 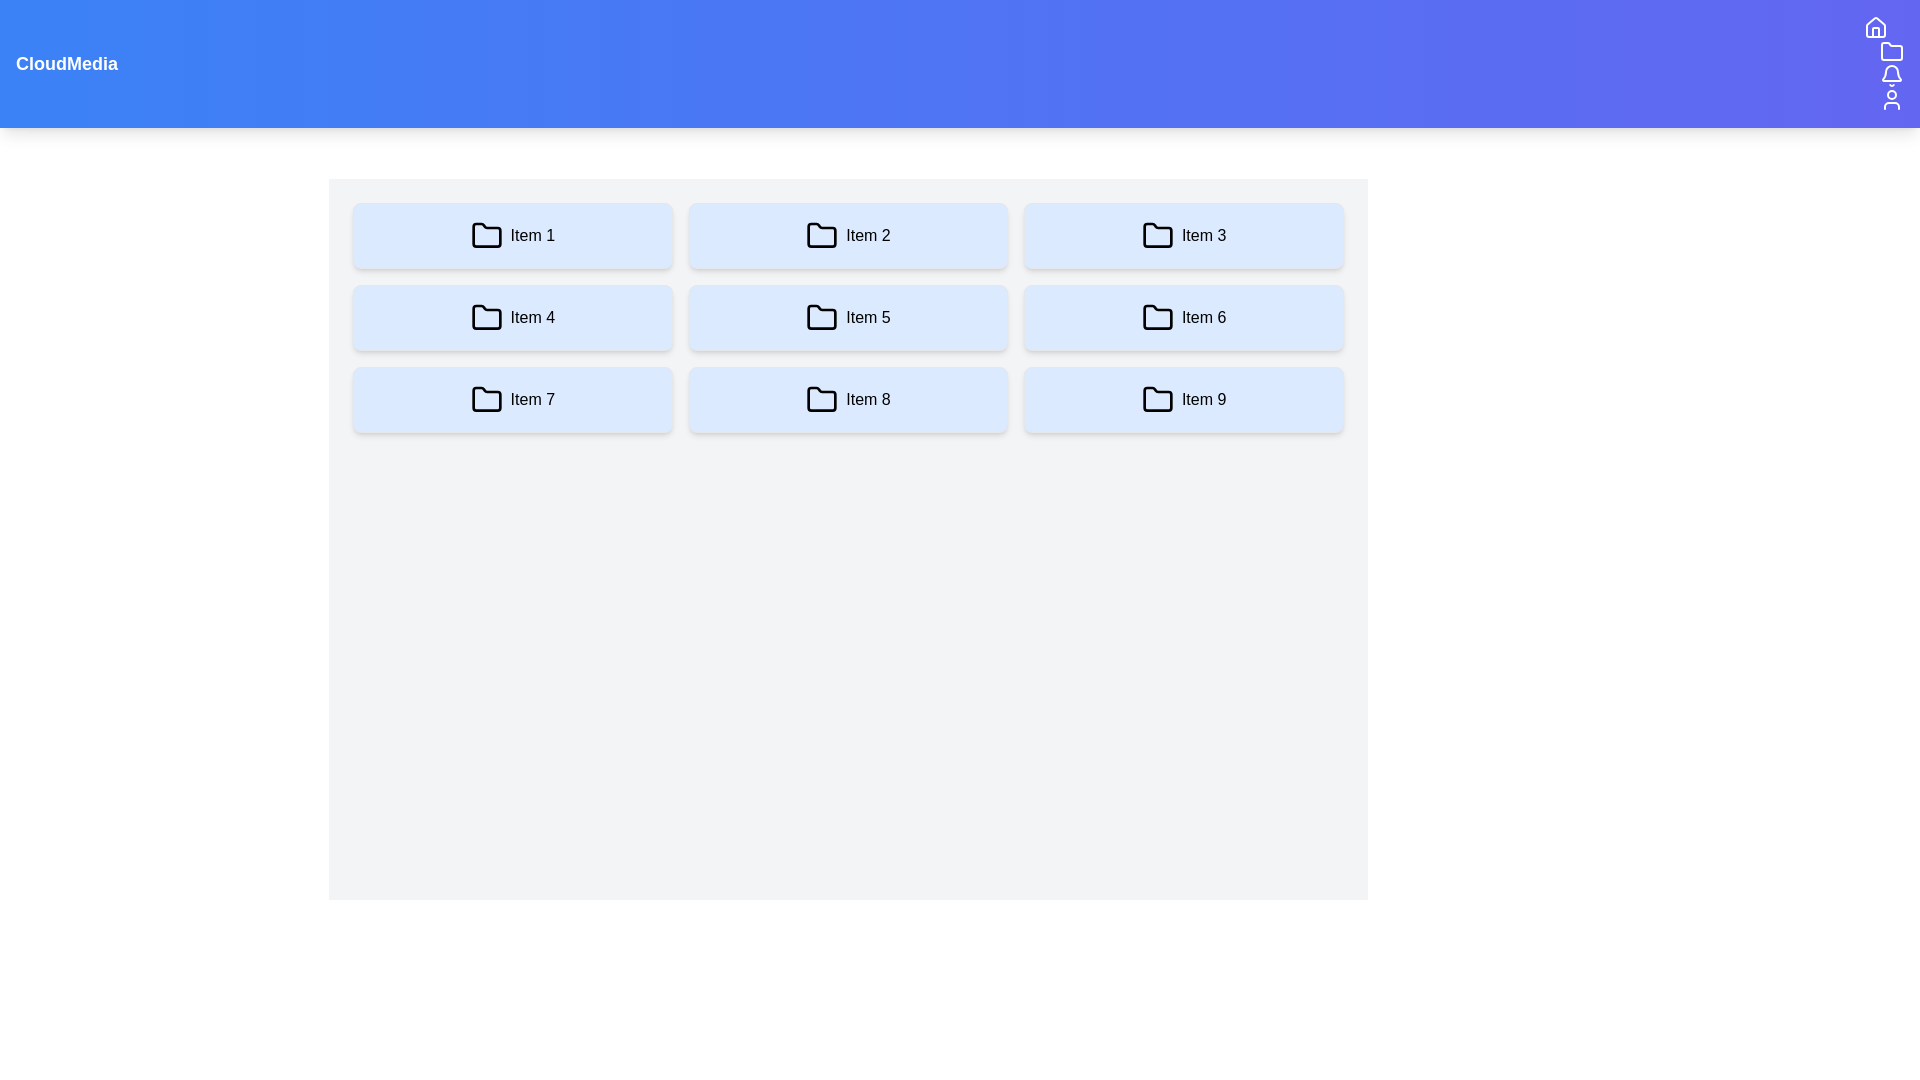 I want to click on the User navigation icon, so click(x=1890, y=100).